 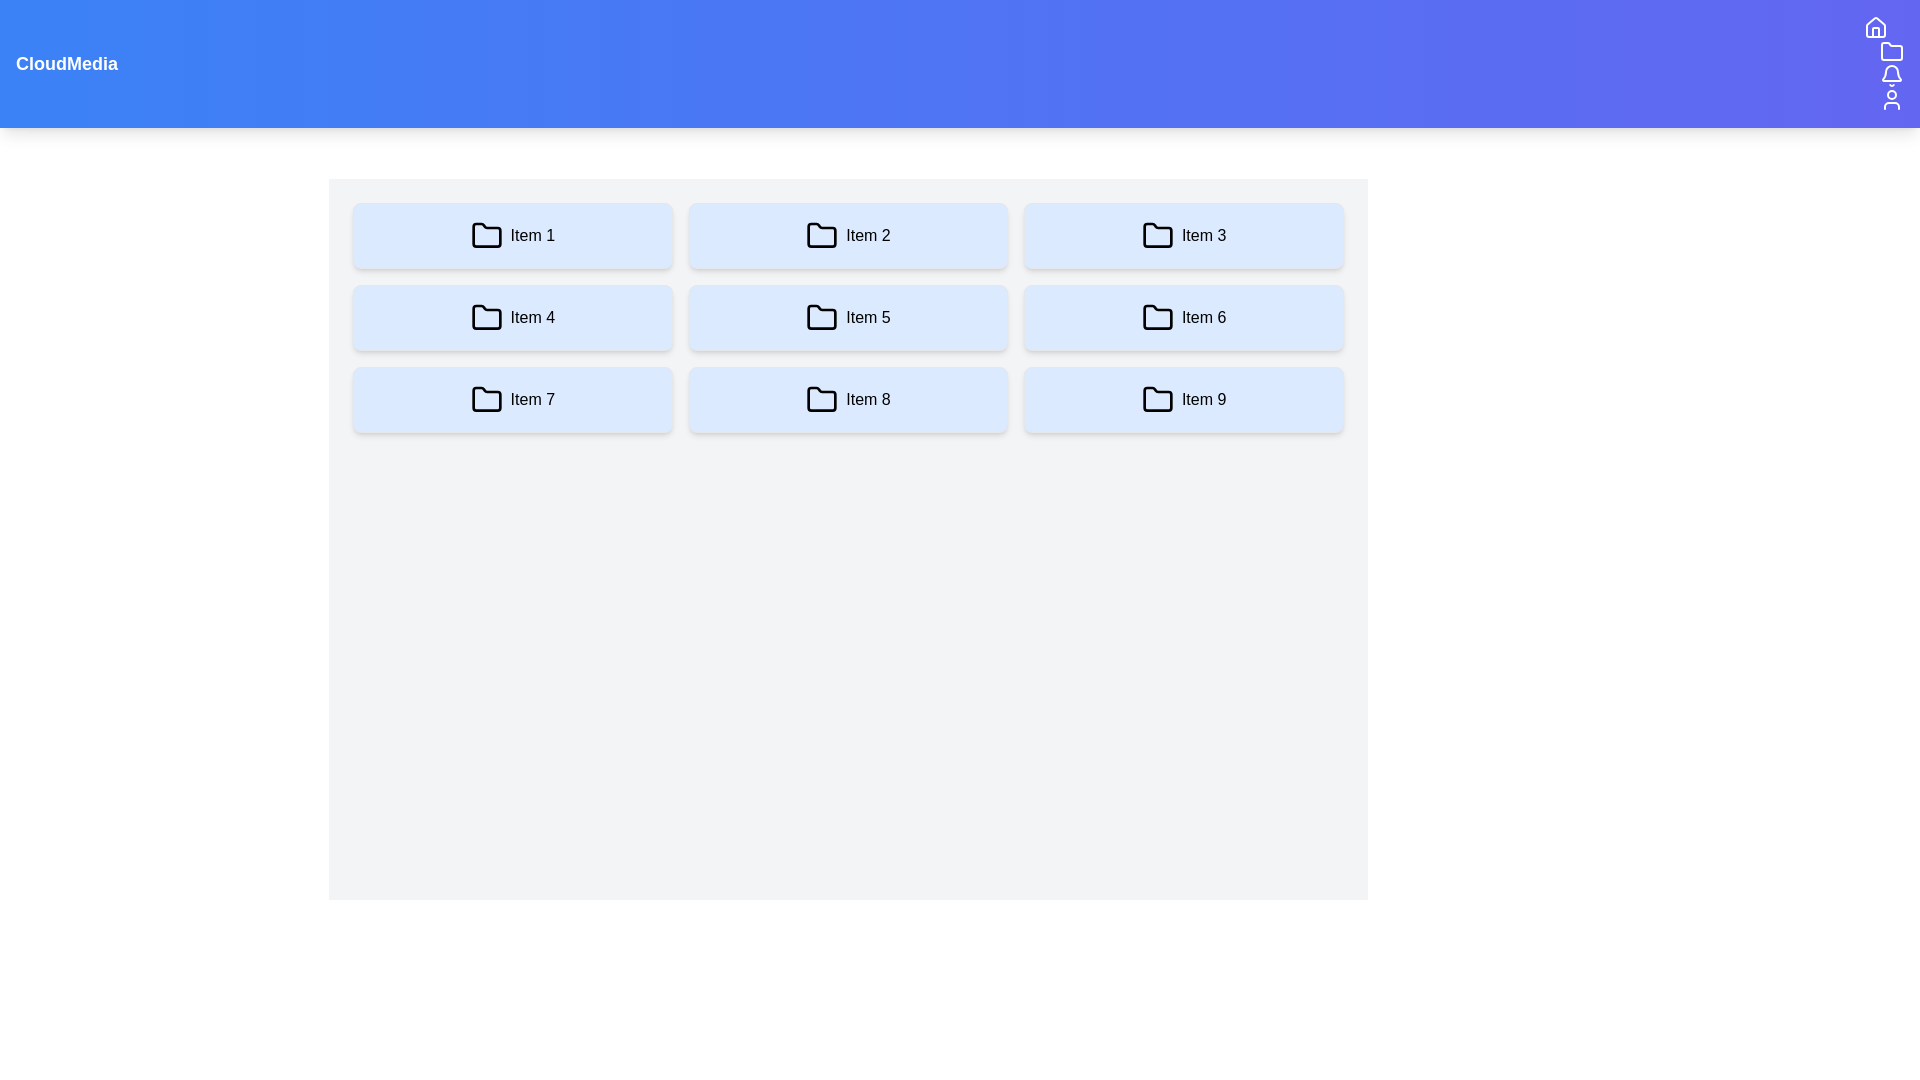 I want to click on the User navigation icon, so click(x=1890, y=100).